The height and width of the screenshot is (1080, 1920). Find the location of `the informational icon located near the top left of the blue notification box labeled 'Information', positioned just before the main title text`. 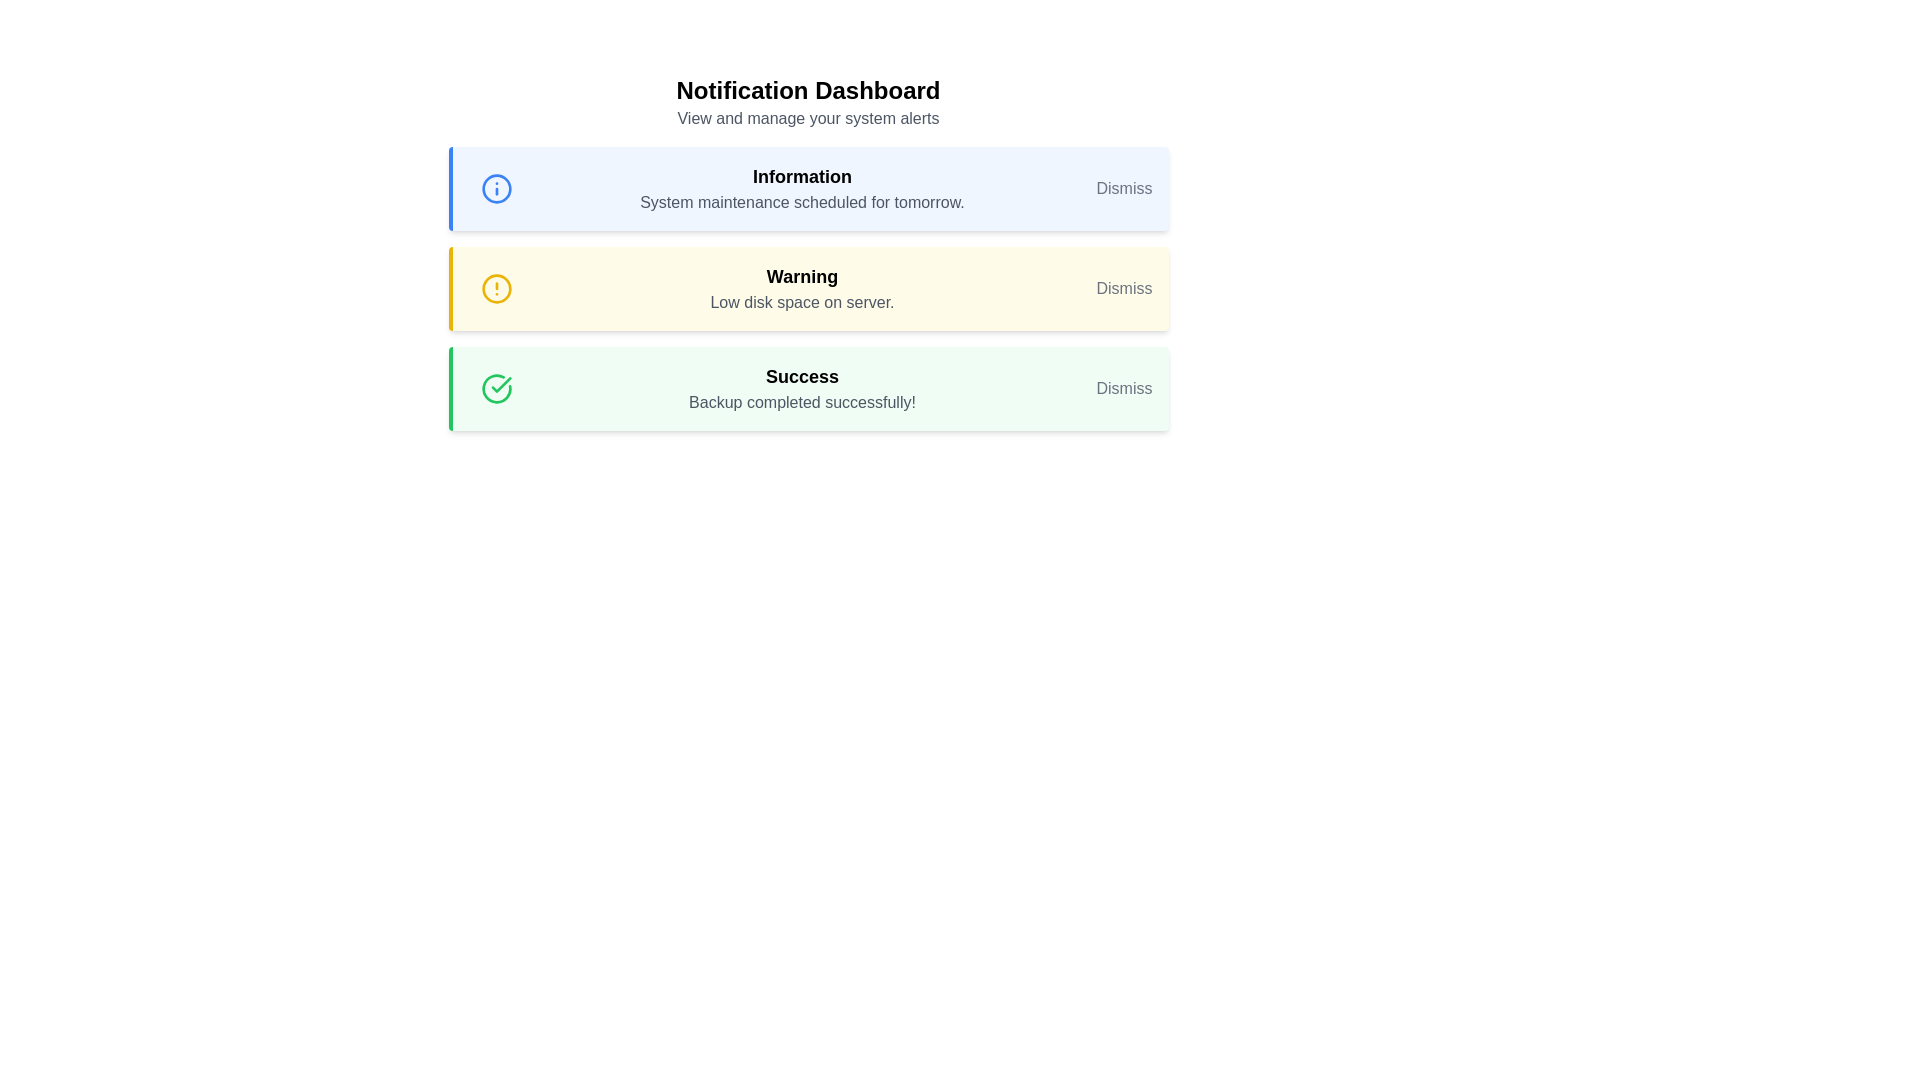

the informational icon located near the top left of the blue notification box labeled 'Information', positioned just before the main title text is located at coordinates (496, 189).